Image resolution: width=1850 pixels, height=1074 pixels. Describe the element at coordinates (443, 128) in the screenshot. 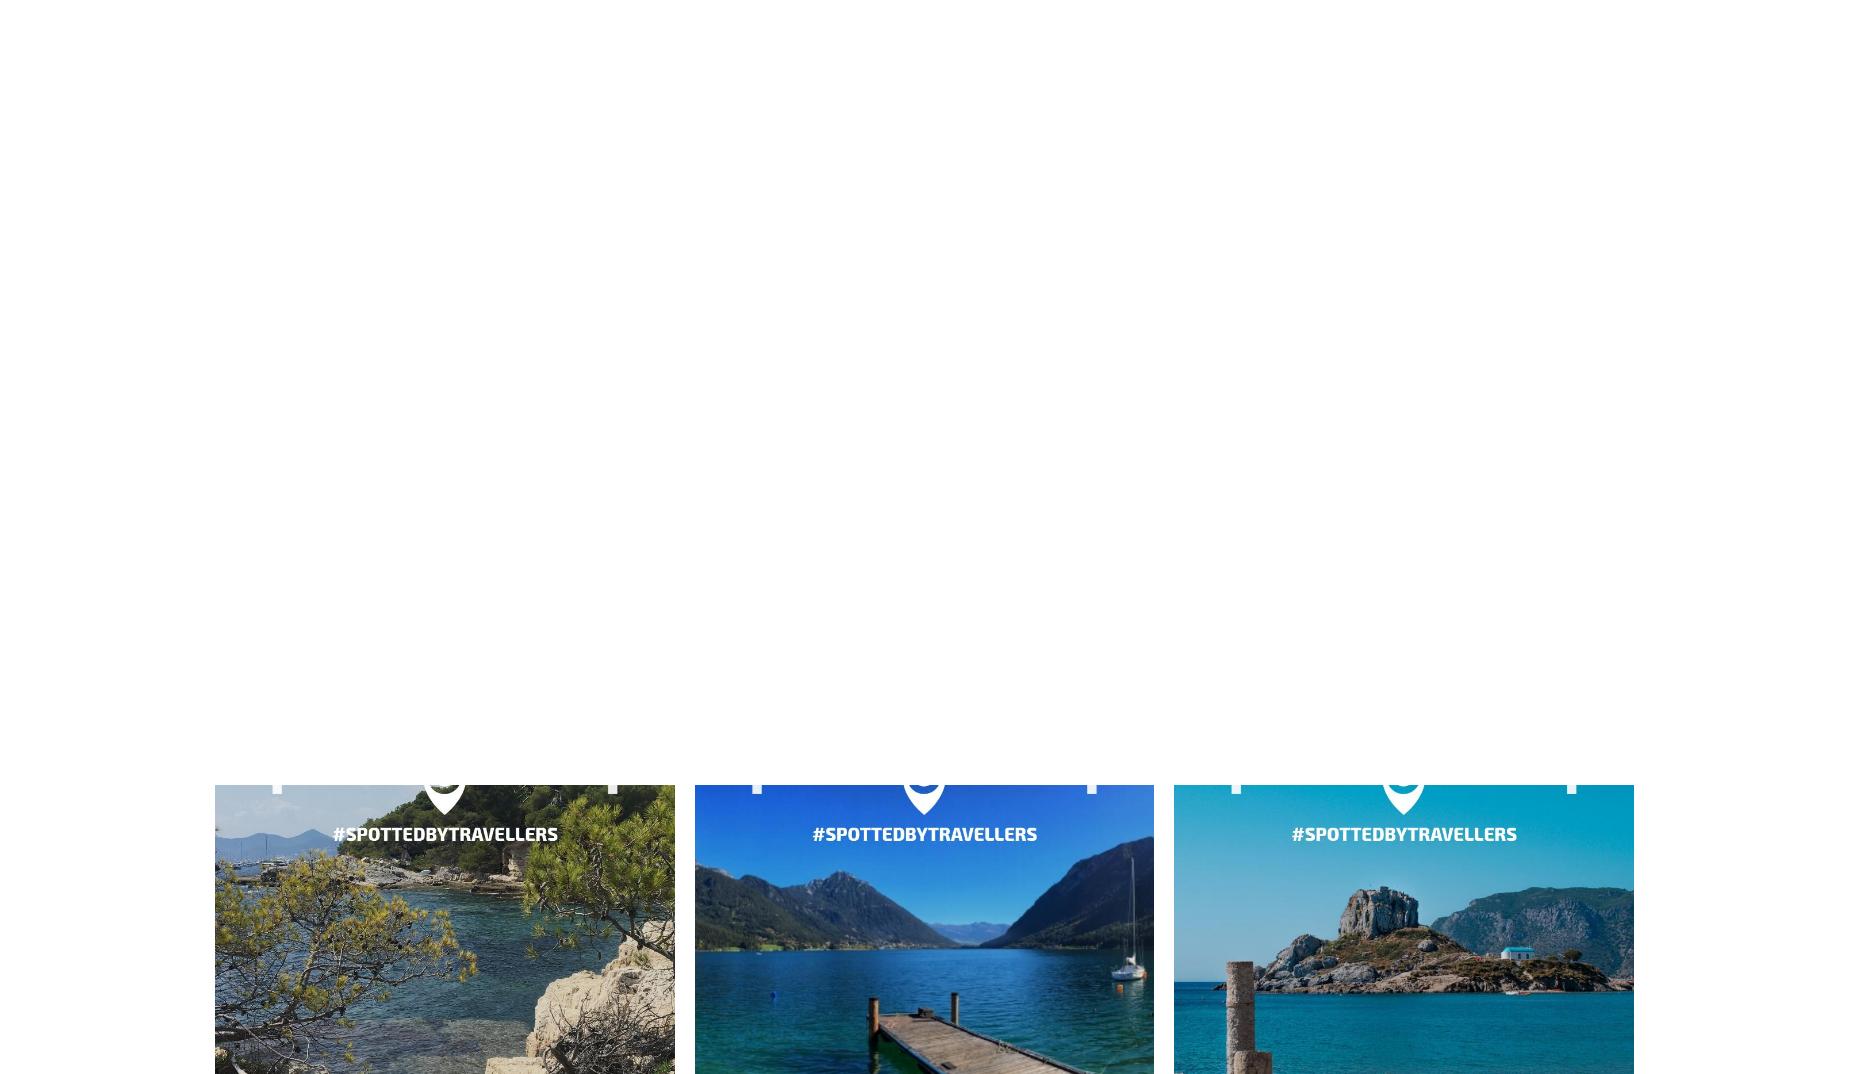

I see `'Spotted par Sijo'` at that location.